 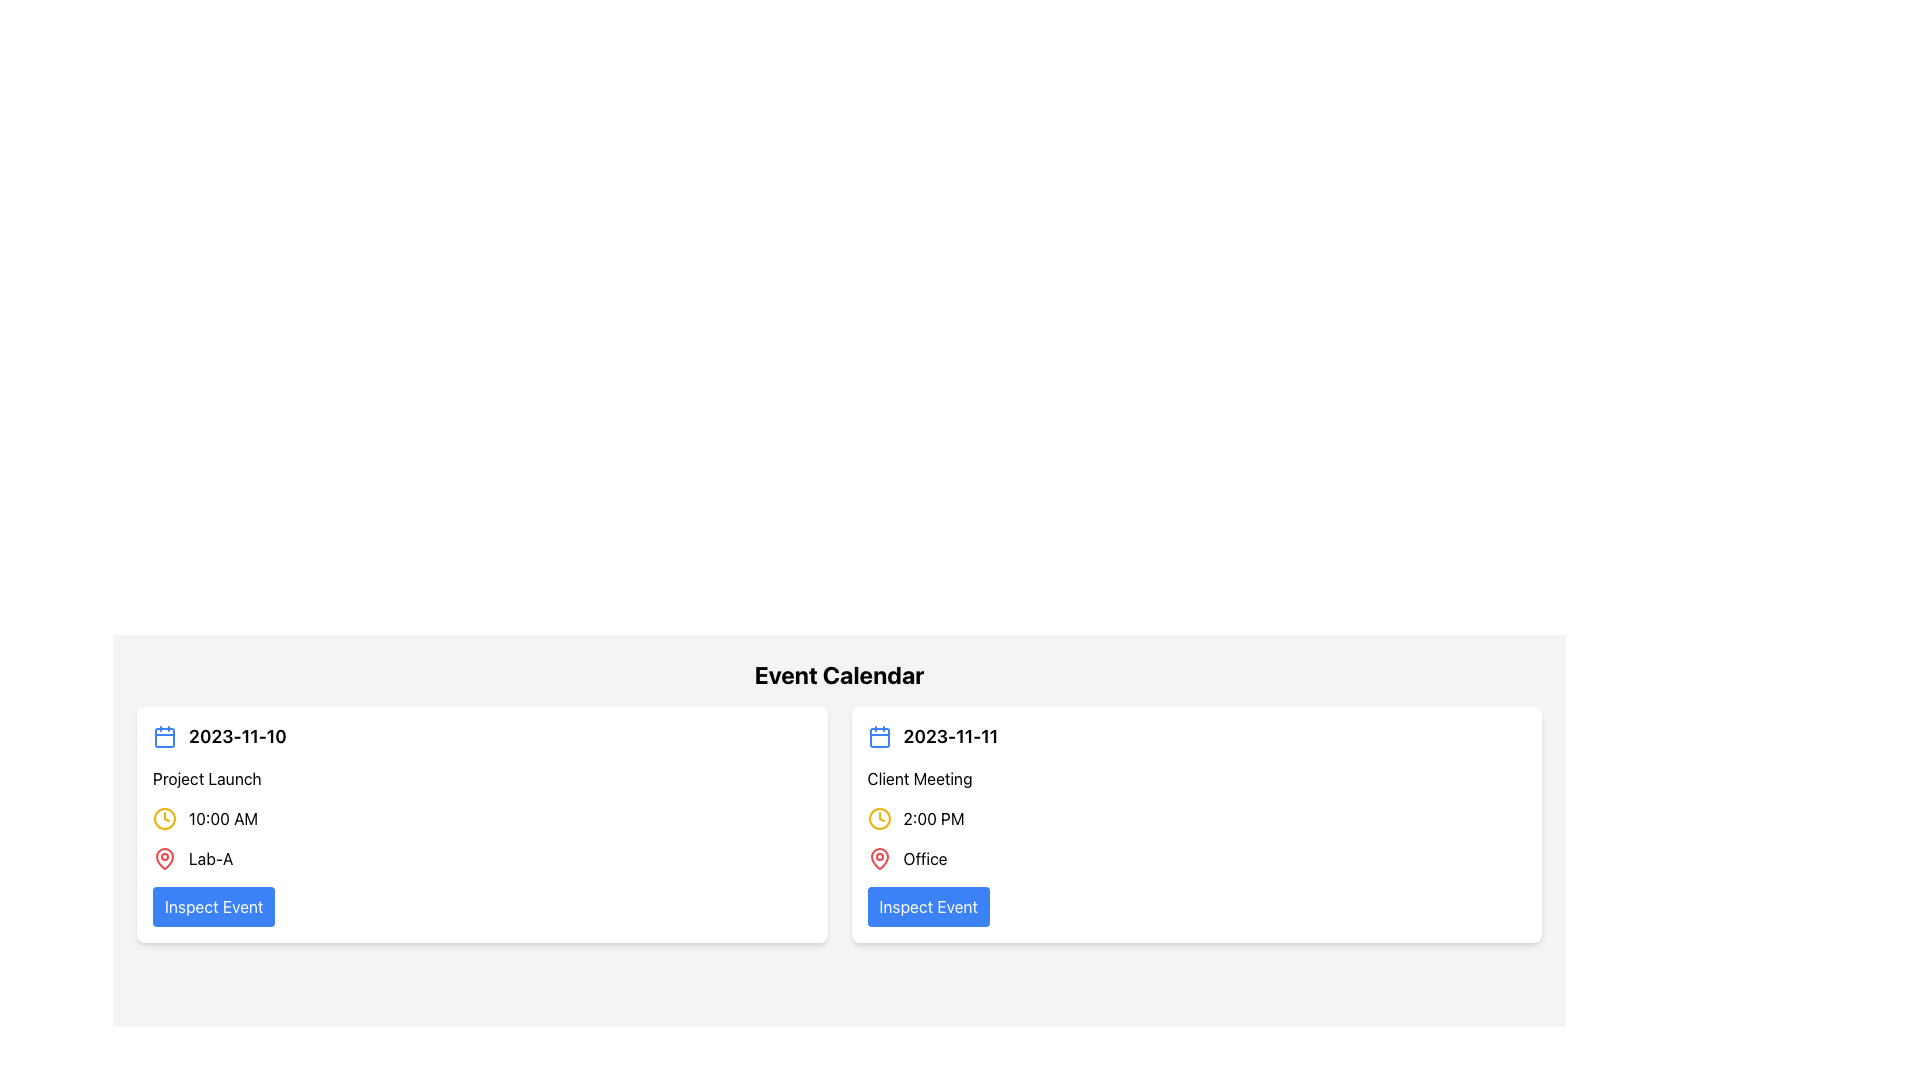 What do you see at coordinates (164, 818) in the screenshot?
I see `clock icon, which is a small yellow icon with a circular border and hands indicating time, located in the left event card next to the text '10:00 AM'` at bounding box center [164, 818].